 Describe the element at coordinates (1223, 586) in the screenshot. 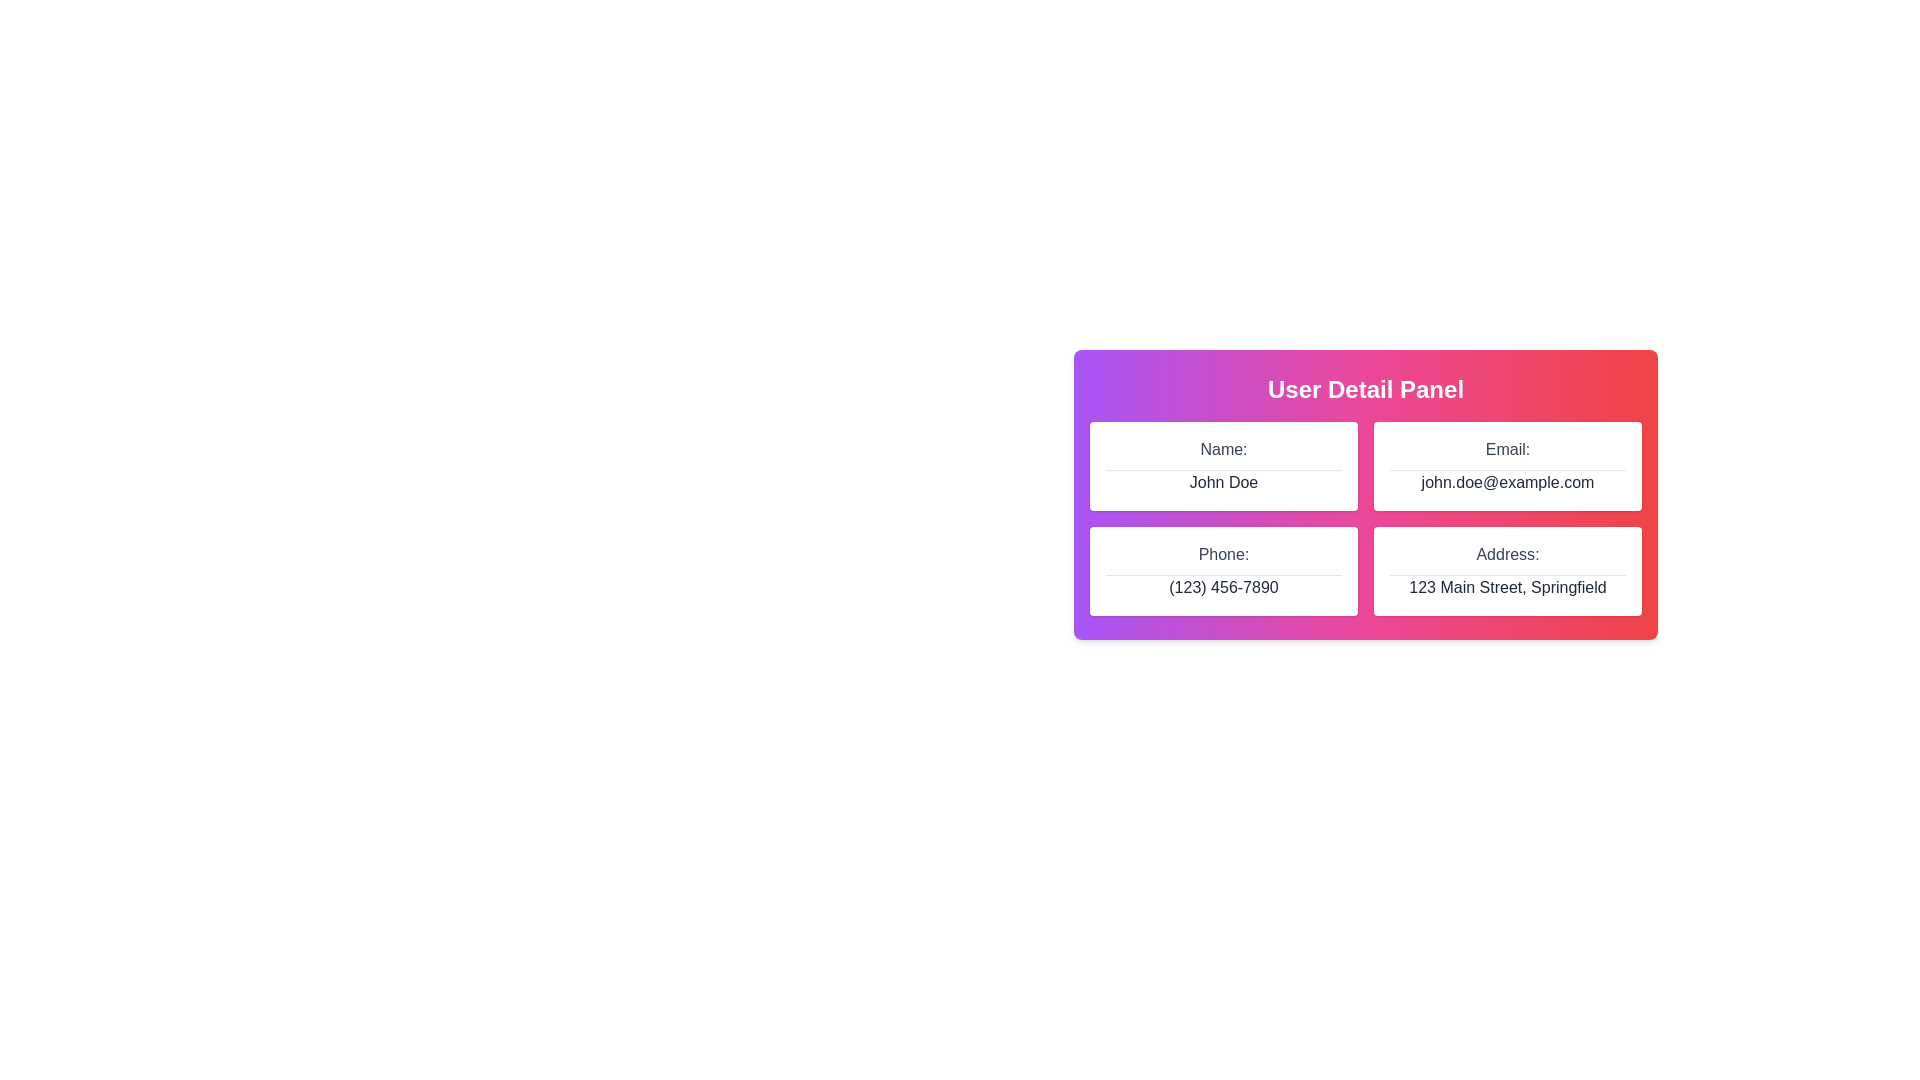

I see `the text label displaying '(123) 456-7890' located beneath the 'Phone:' label in the user detail panel` at that location.